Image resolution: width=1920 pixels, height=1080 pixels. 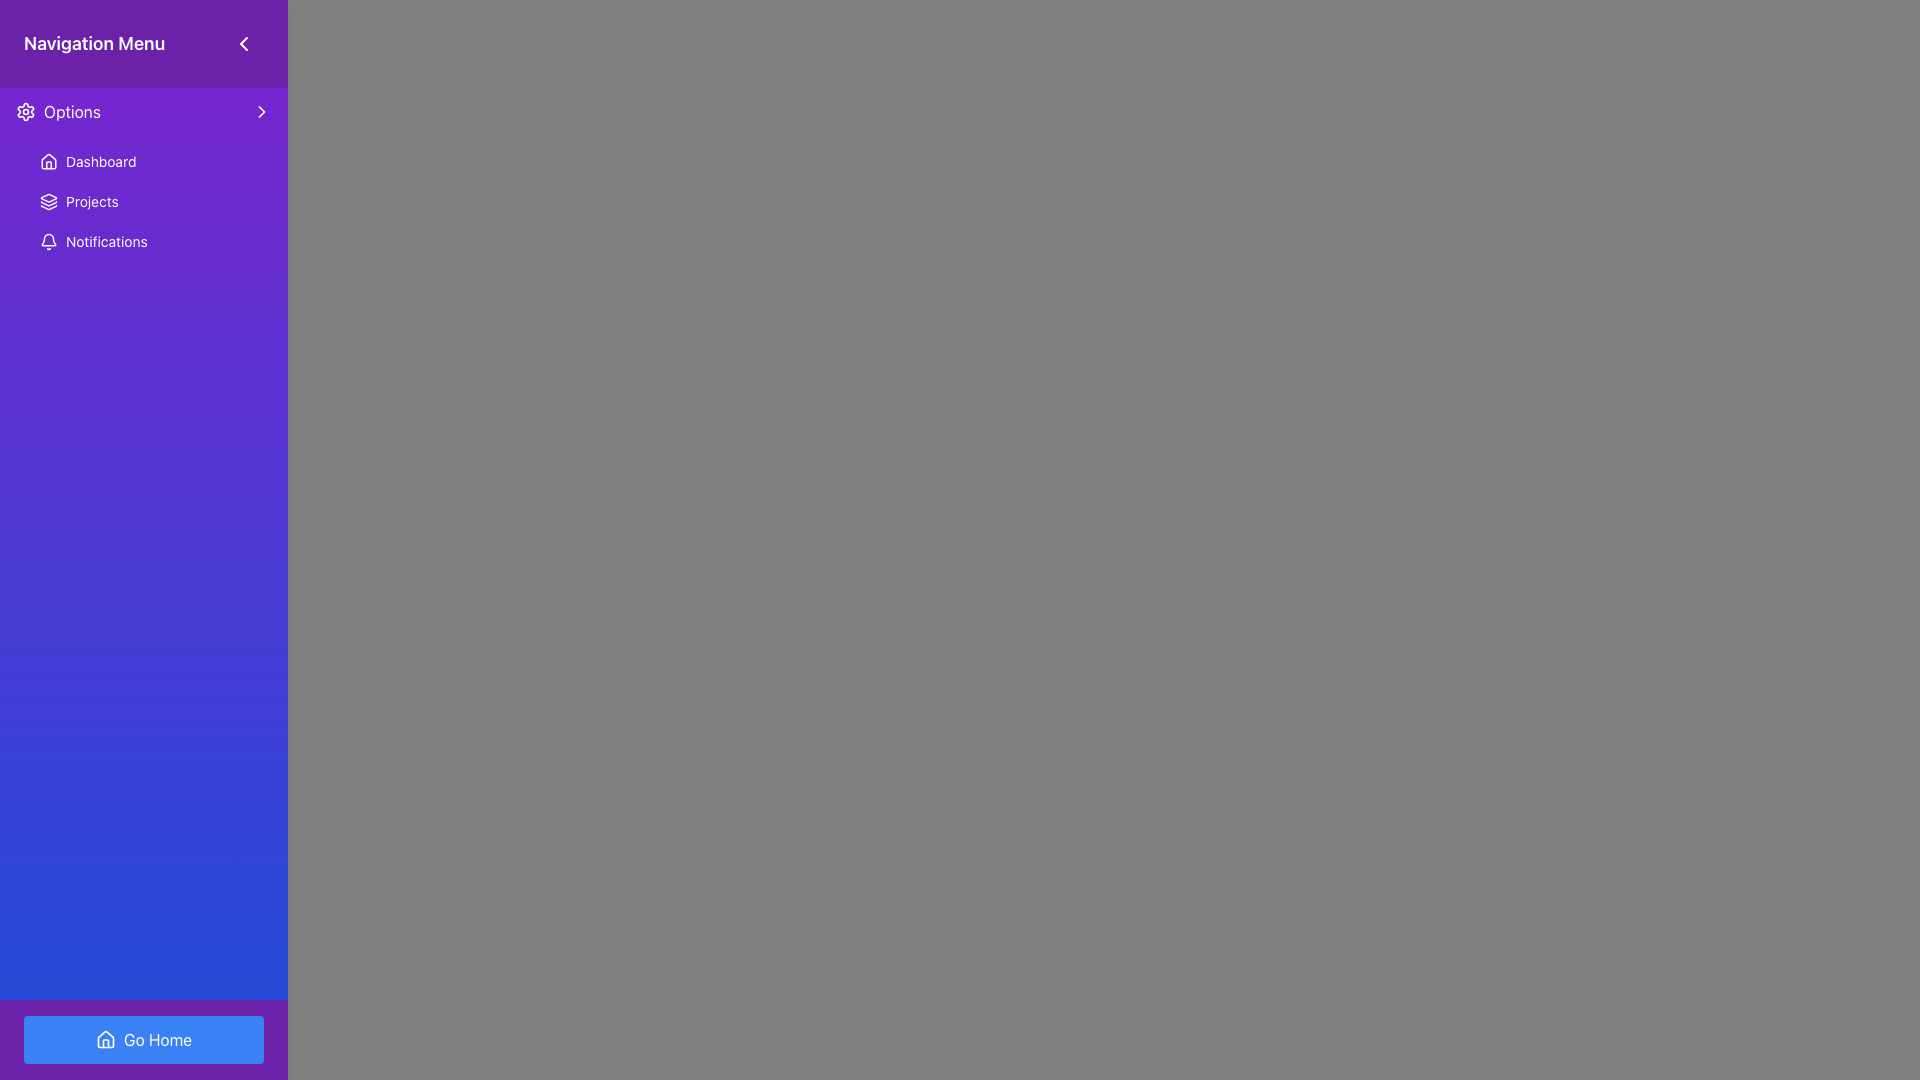 What do you see at coordinates (243, 43) in the screenshot?
I see `the leftward chevron-shaped icon button with a purple background in the top right corner of the navigation menu header` at bounding box center [243, 43].